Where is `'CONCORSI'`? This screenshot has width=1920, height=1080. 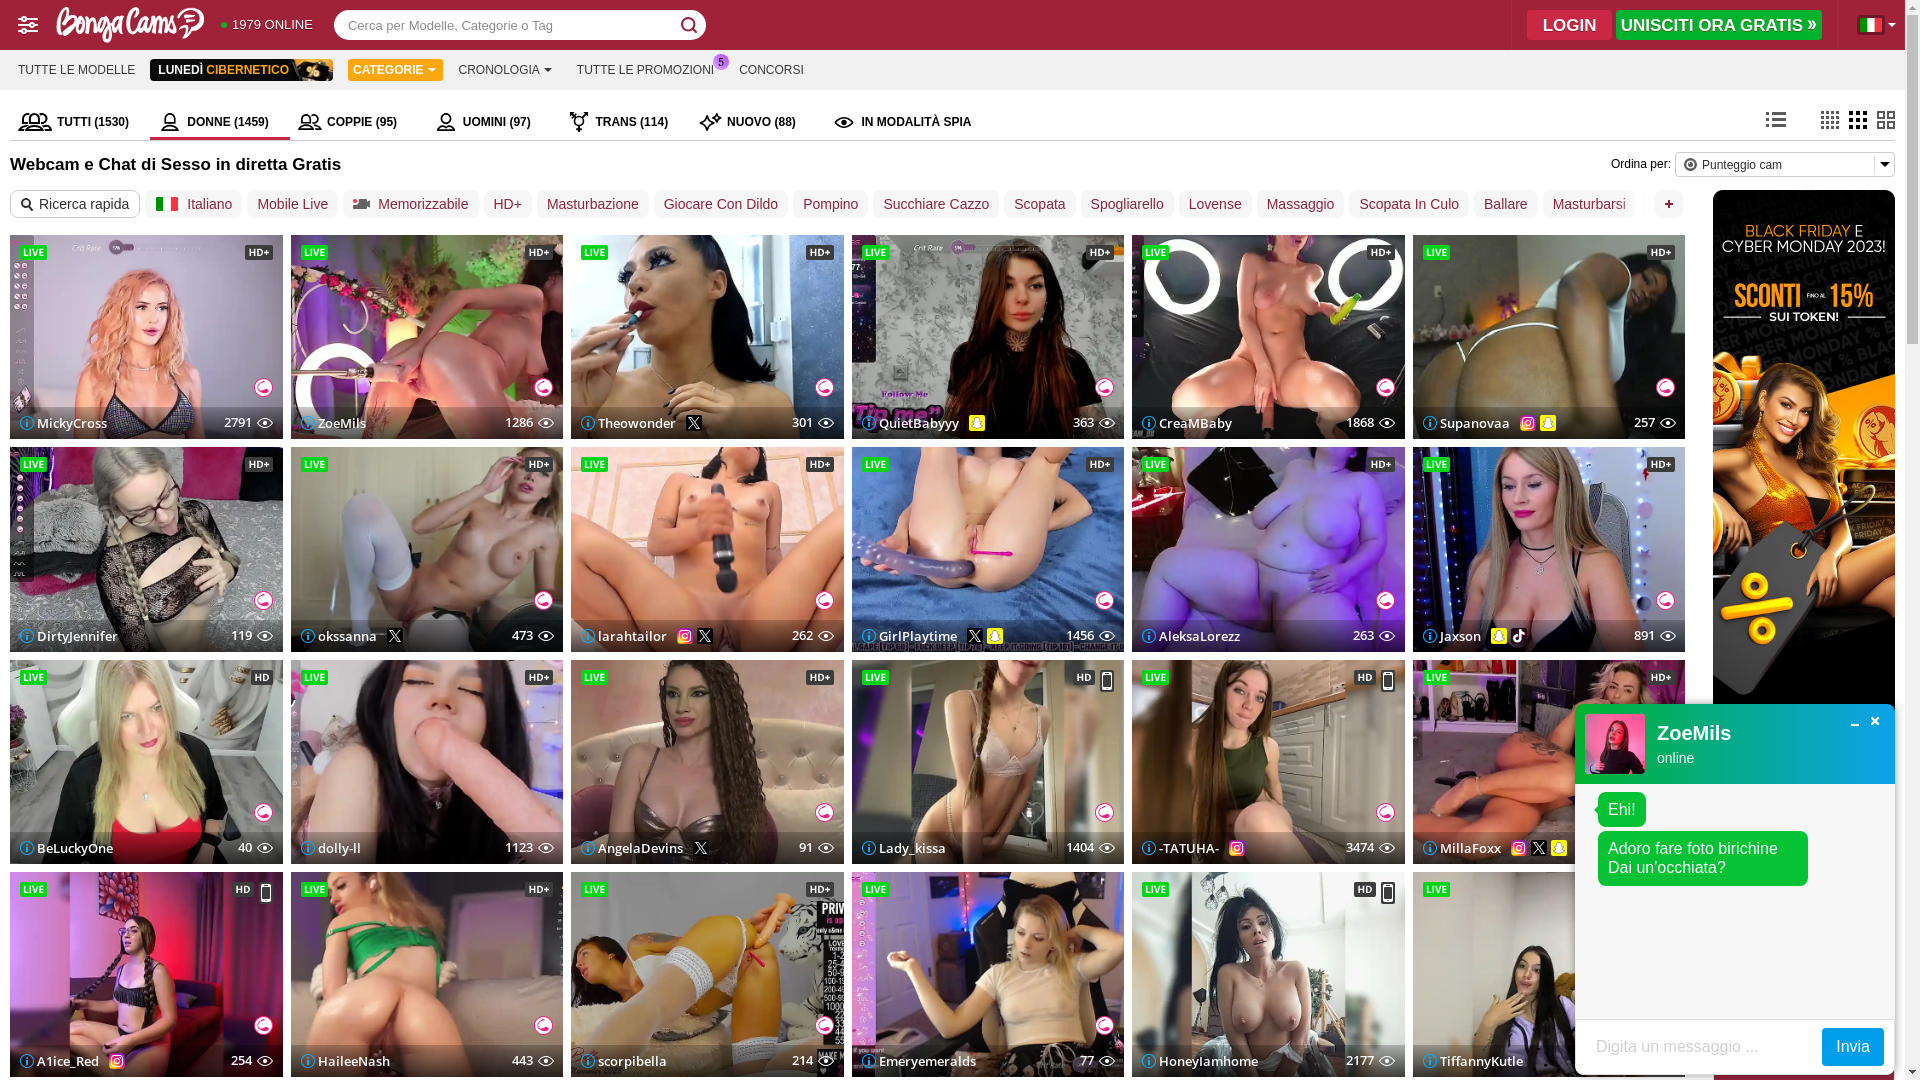 'CONCORSI' is located at coordinates (770, 68).